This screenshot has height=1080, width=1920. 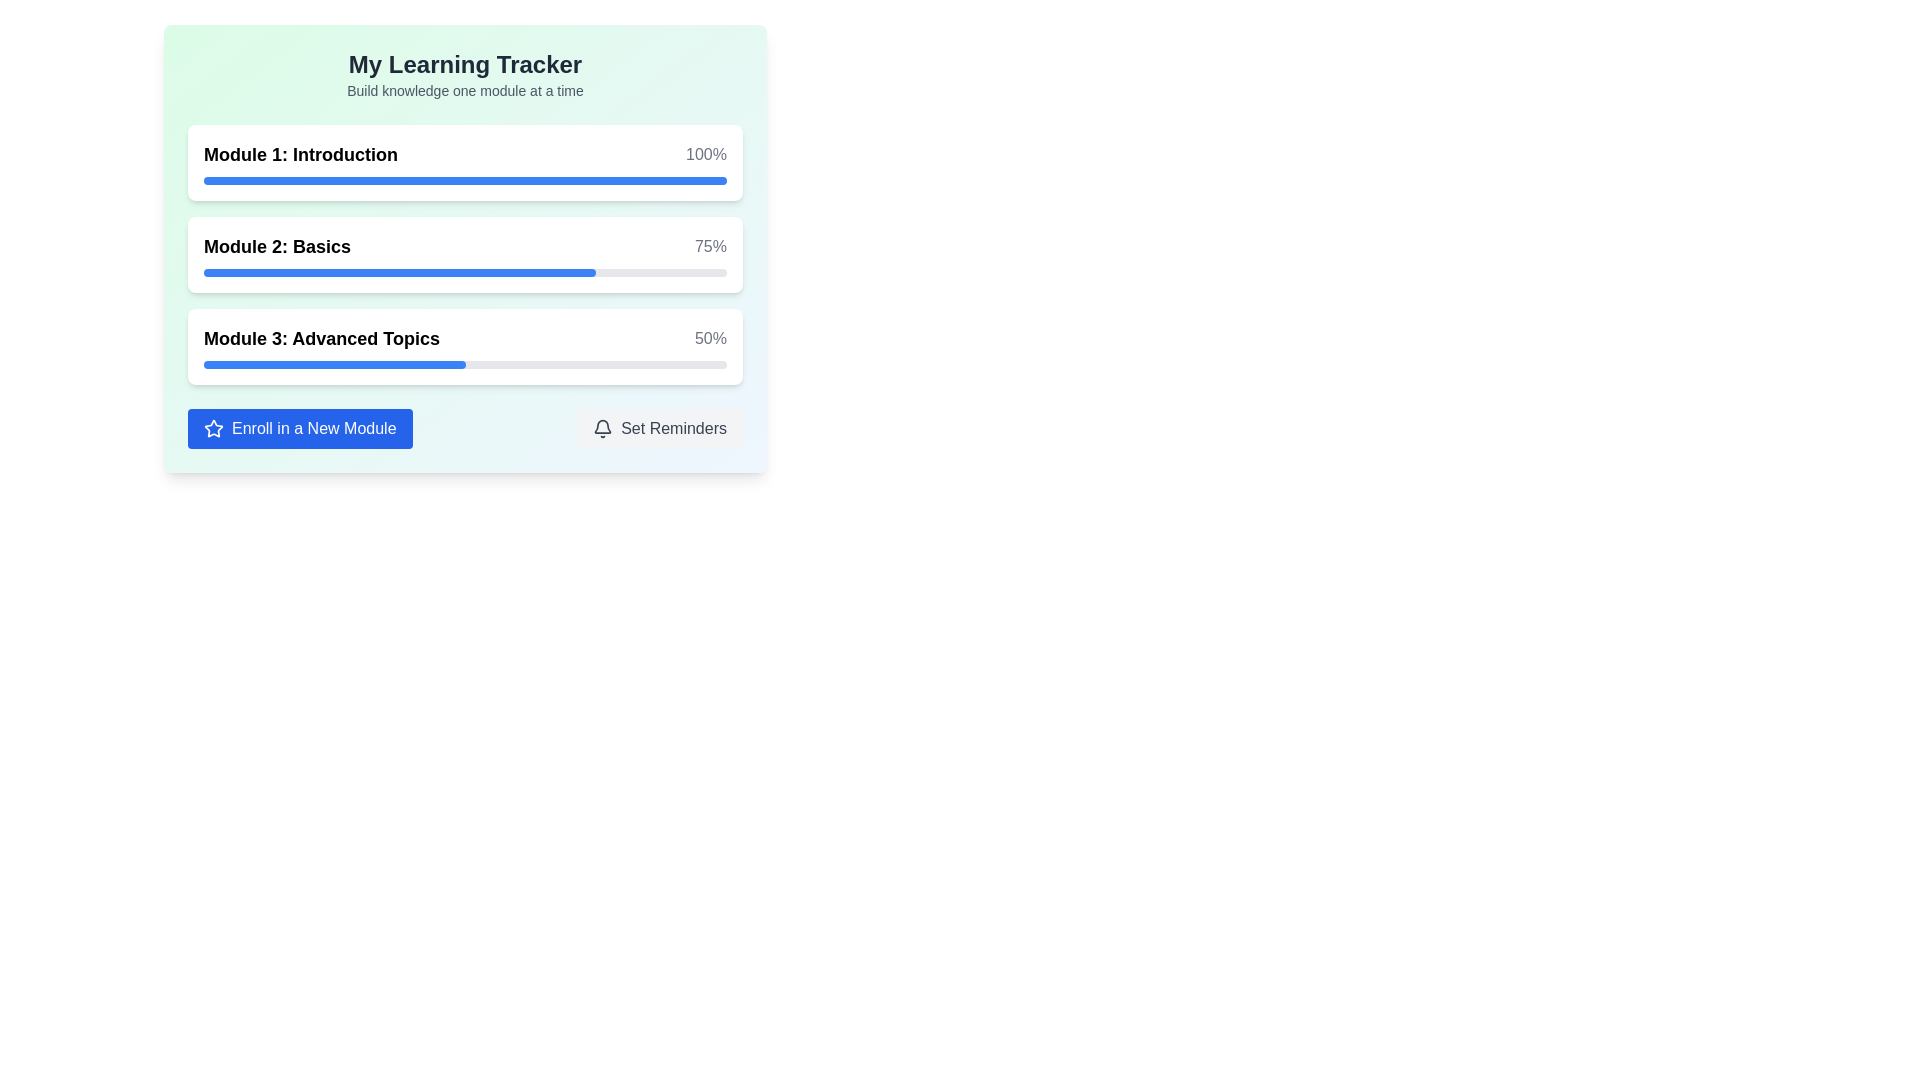 I want to click on the progress bar fill of 'Module 3: Advanced Topics' which is filled halfway with blue color, indicating 50% progress, so click(x=334, y=365).